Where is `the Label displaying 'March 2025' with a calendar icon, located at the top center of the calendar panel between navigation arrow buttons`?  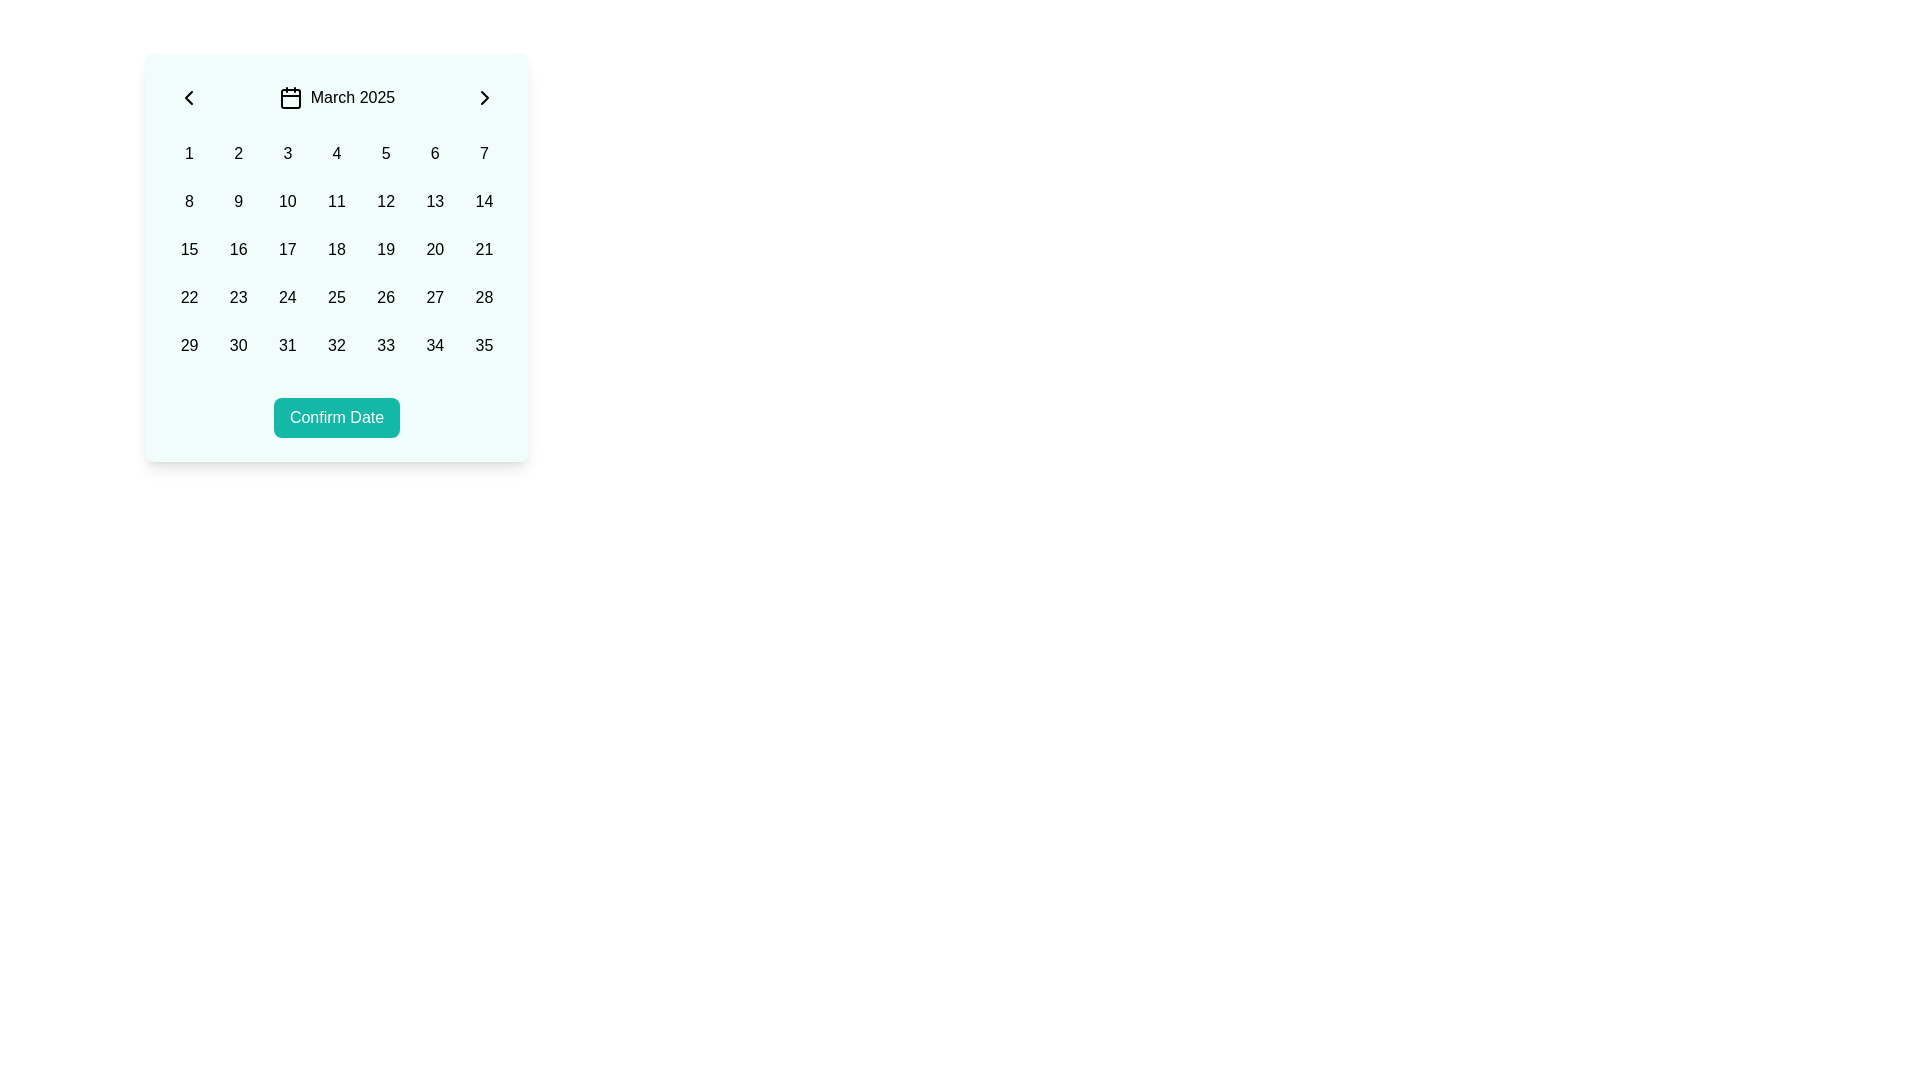 the Label displaying 'March 2025' with a calendar icon, located at the top center of the calendar panel between navigation arrow buttons is located at coordinates (336, 97).